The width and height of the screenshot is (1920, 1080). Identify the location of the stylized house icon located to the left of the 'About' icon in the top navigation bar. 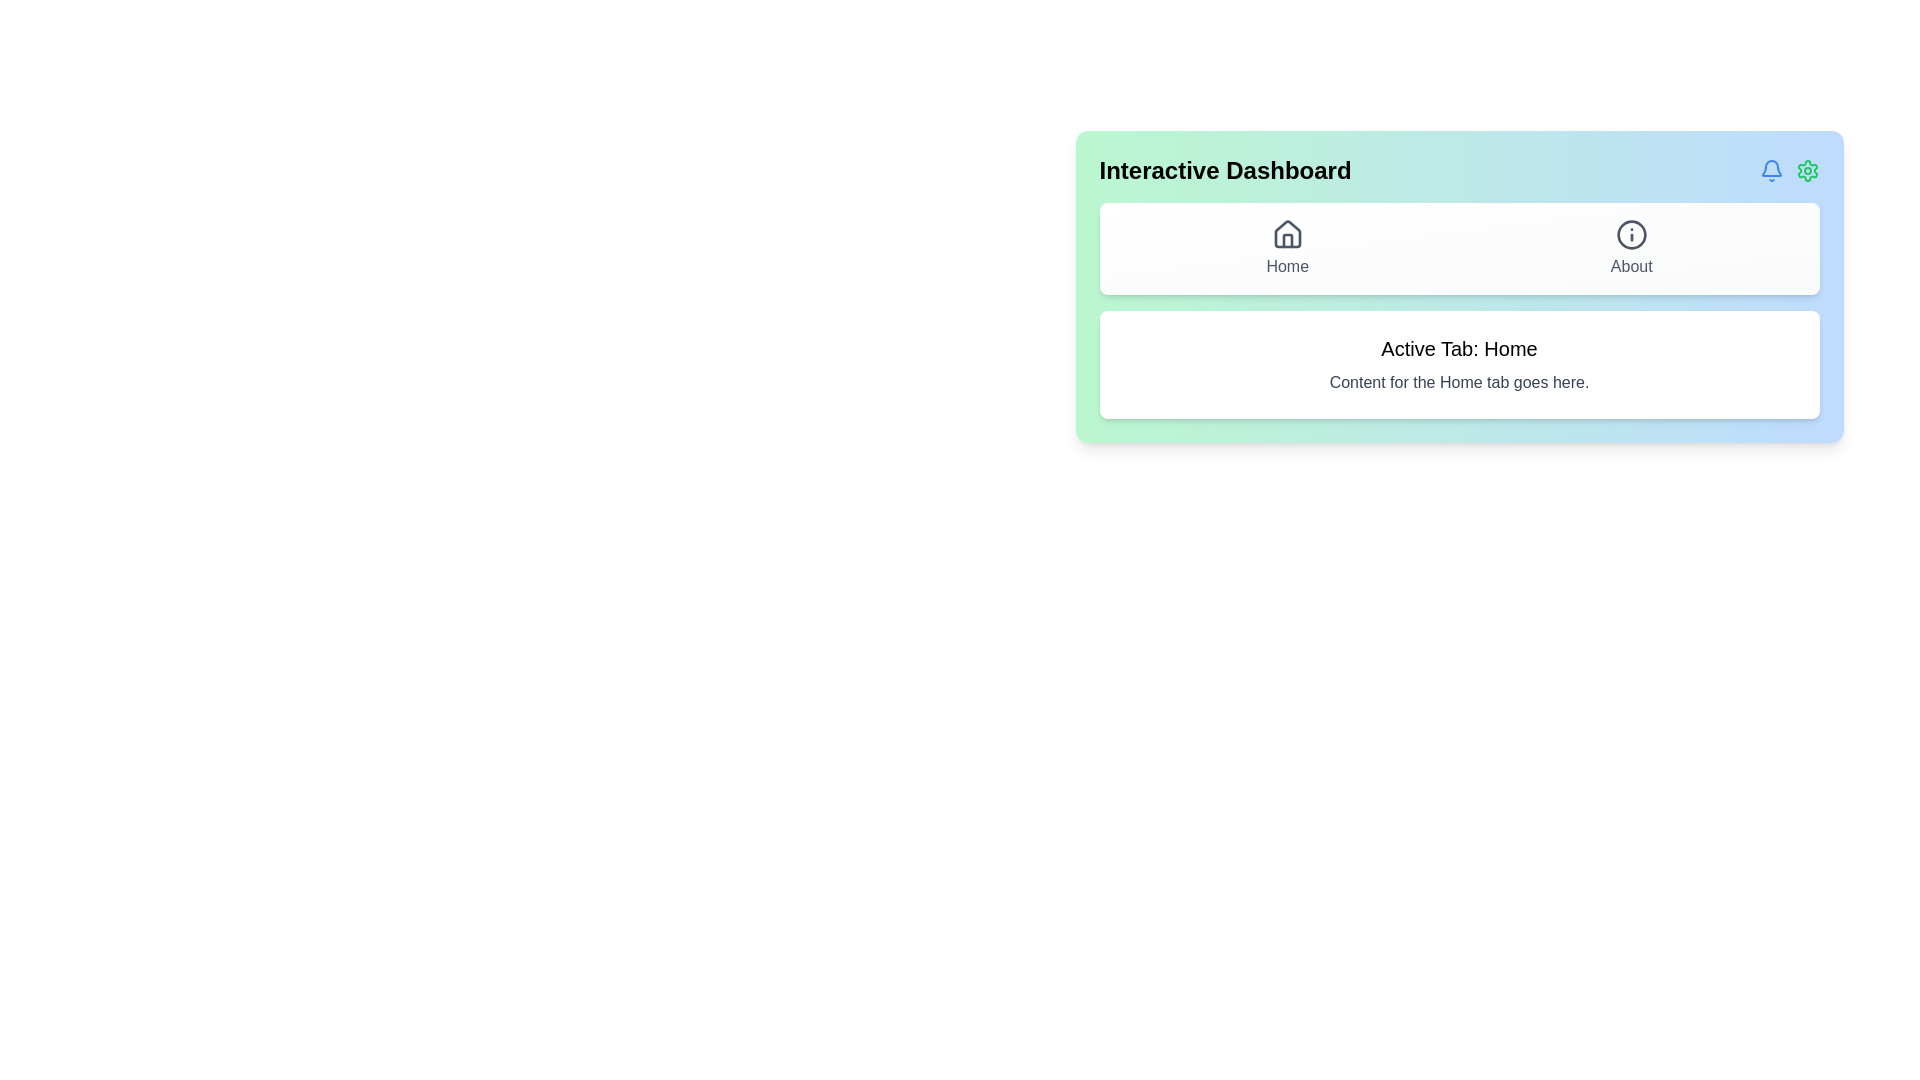
(1287, 233).